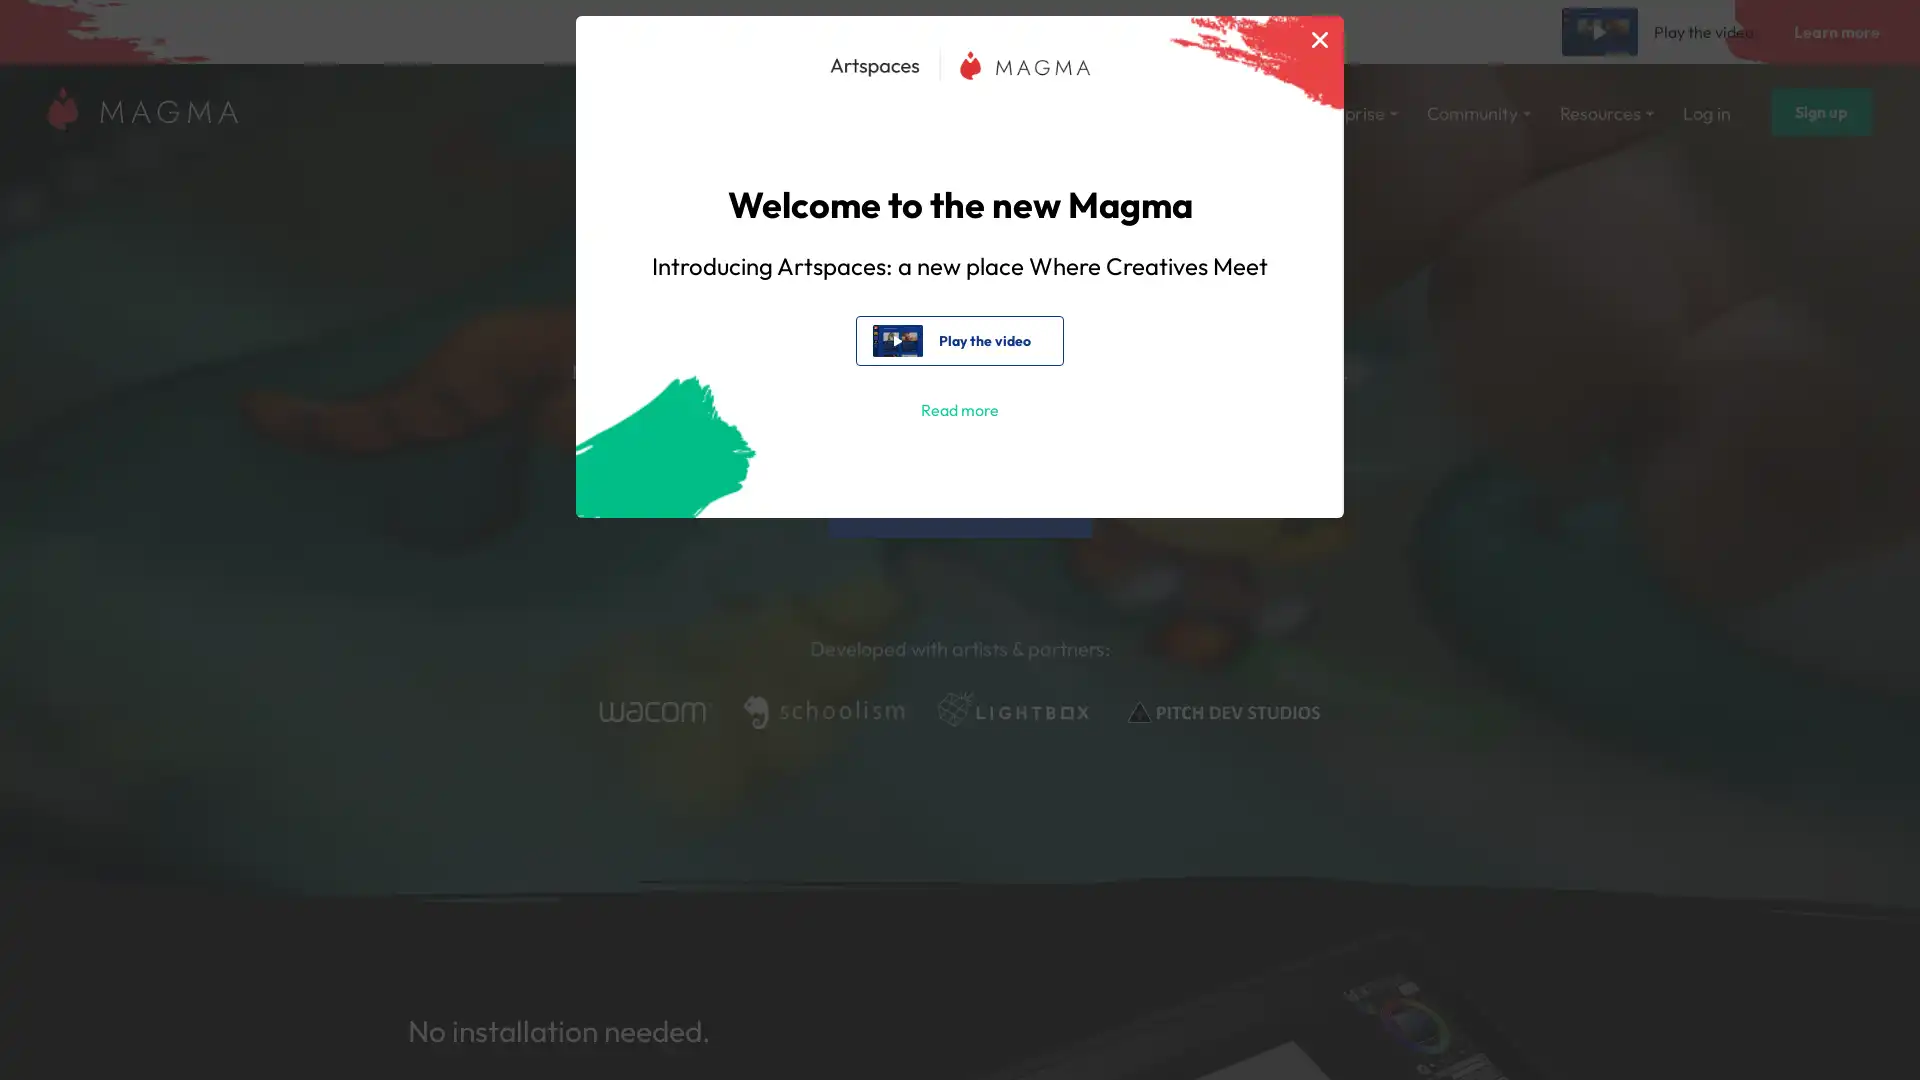 This screenshot has height=1080, width=1920. I want to click on Play the video, so click(1661, 31).